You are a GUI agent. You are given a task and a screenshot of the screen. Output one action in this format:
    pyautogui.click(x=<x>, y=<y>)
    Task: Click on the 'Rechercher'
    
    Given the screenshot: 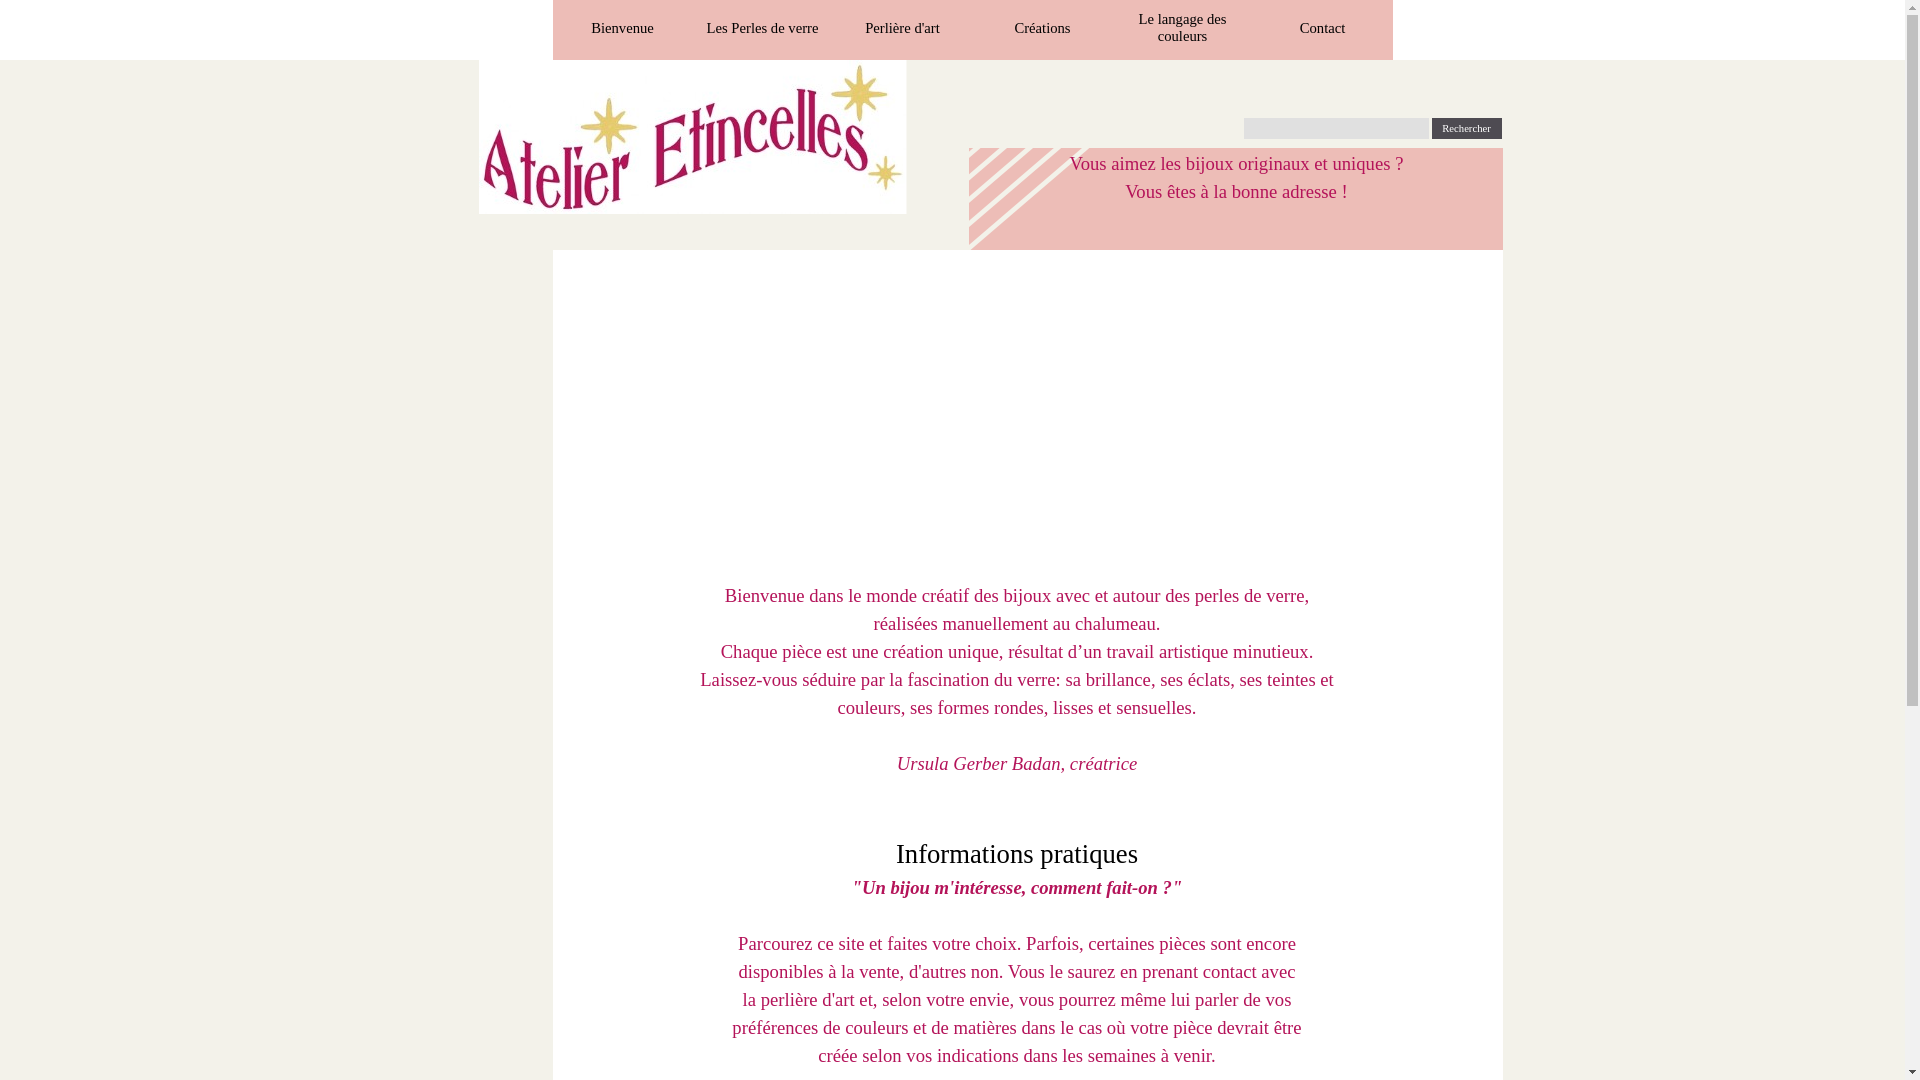 What is the action you would take?
    pyautogui.click(x=1467, y=128)
    